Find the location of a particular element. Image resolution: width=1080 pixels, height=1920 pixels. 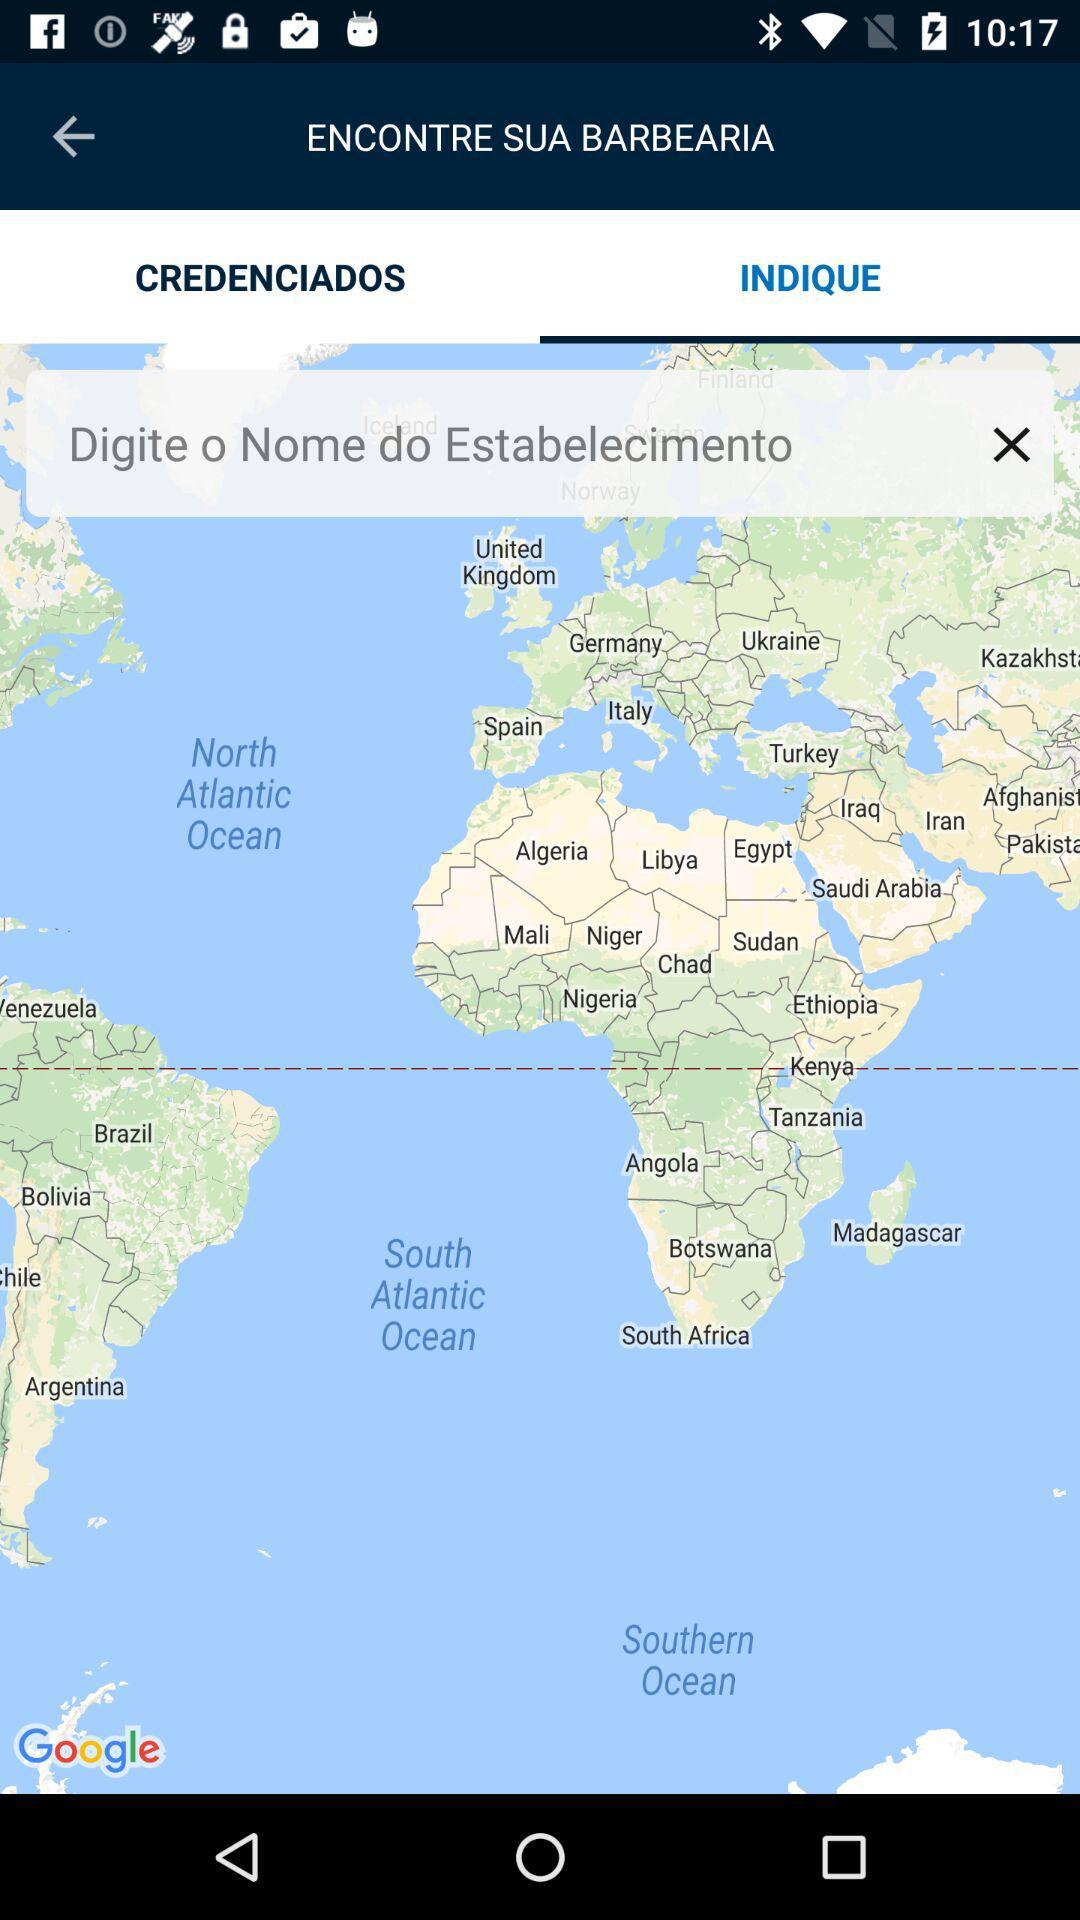

the credenciados app is located at coordinates (270, 275).